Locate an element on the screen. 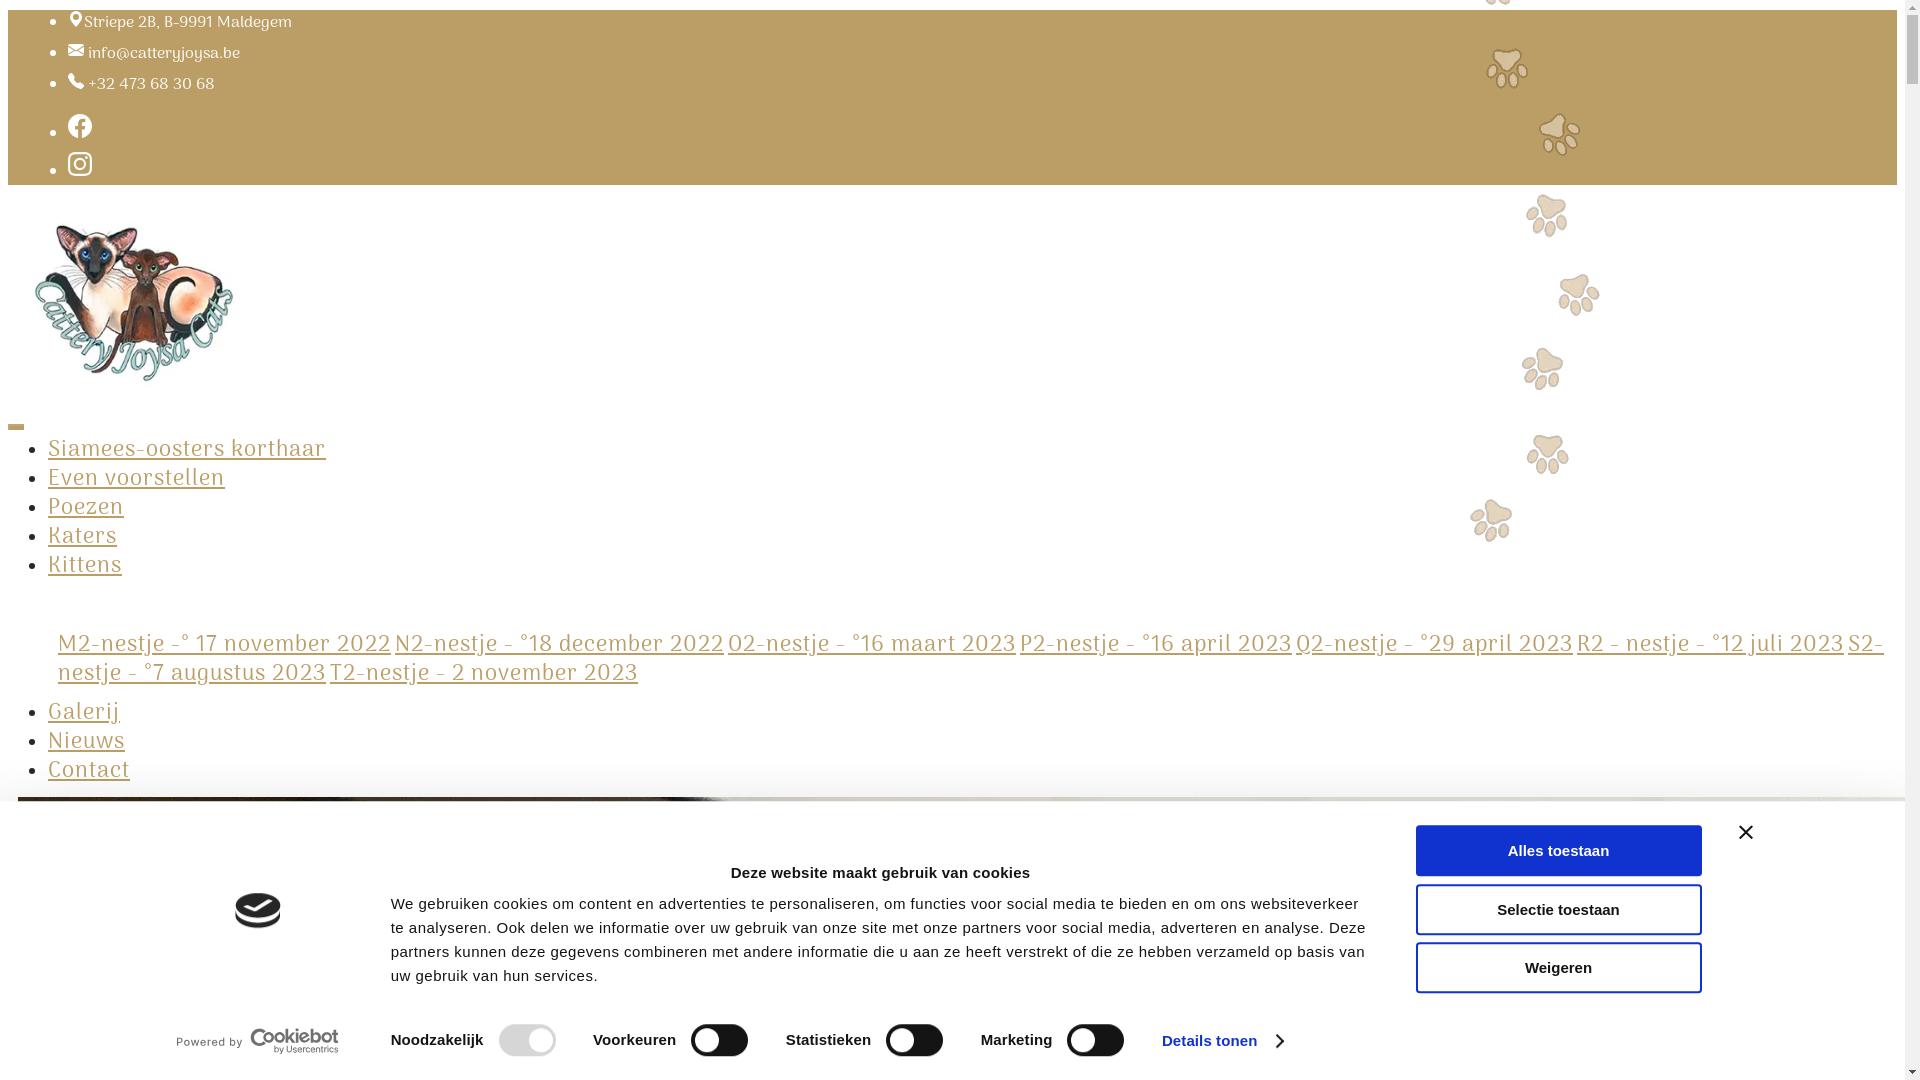 The width and height of the screenshot is (1920, 1080). 'Siamees-oosters korthaar' is located at coordinates (187, 450).